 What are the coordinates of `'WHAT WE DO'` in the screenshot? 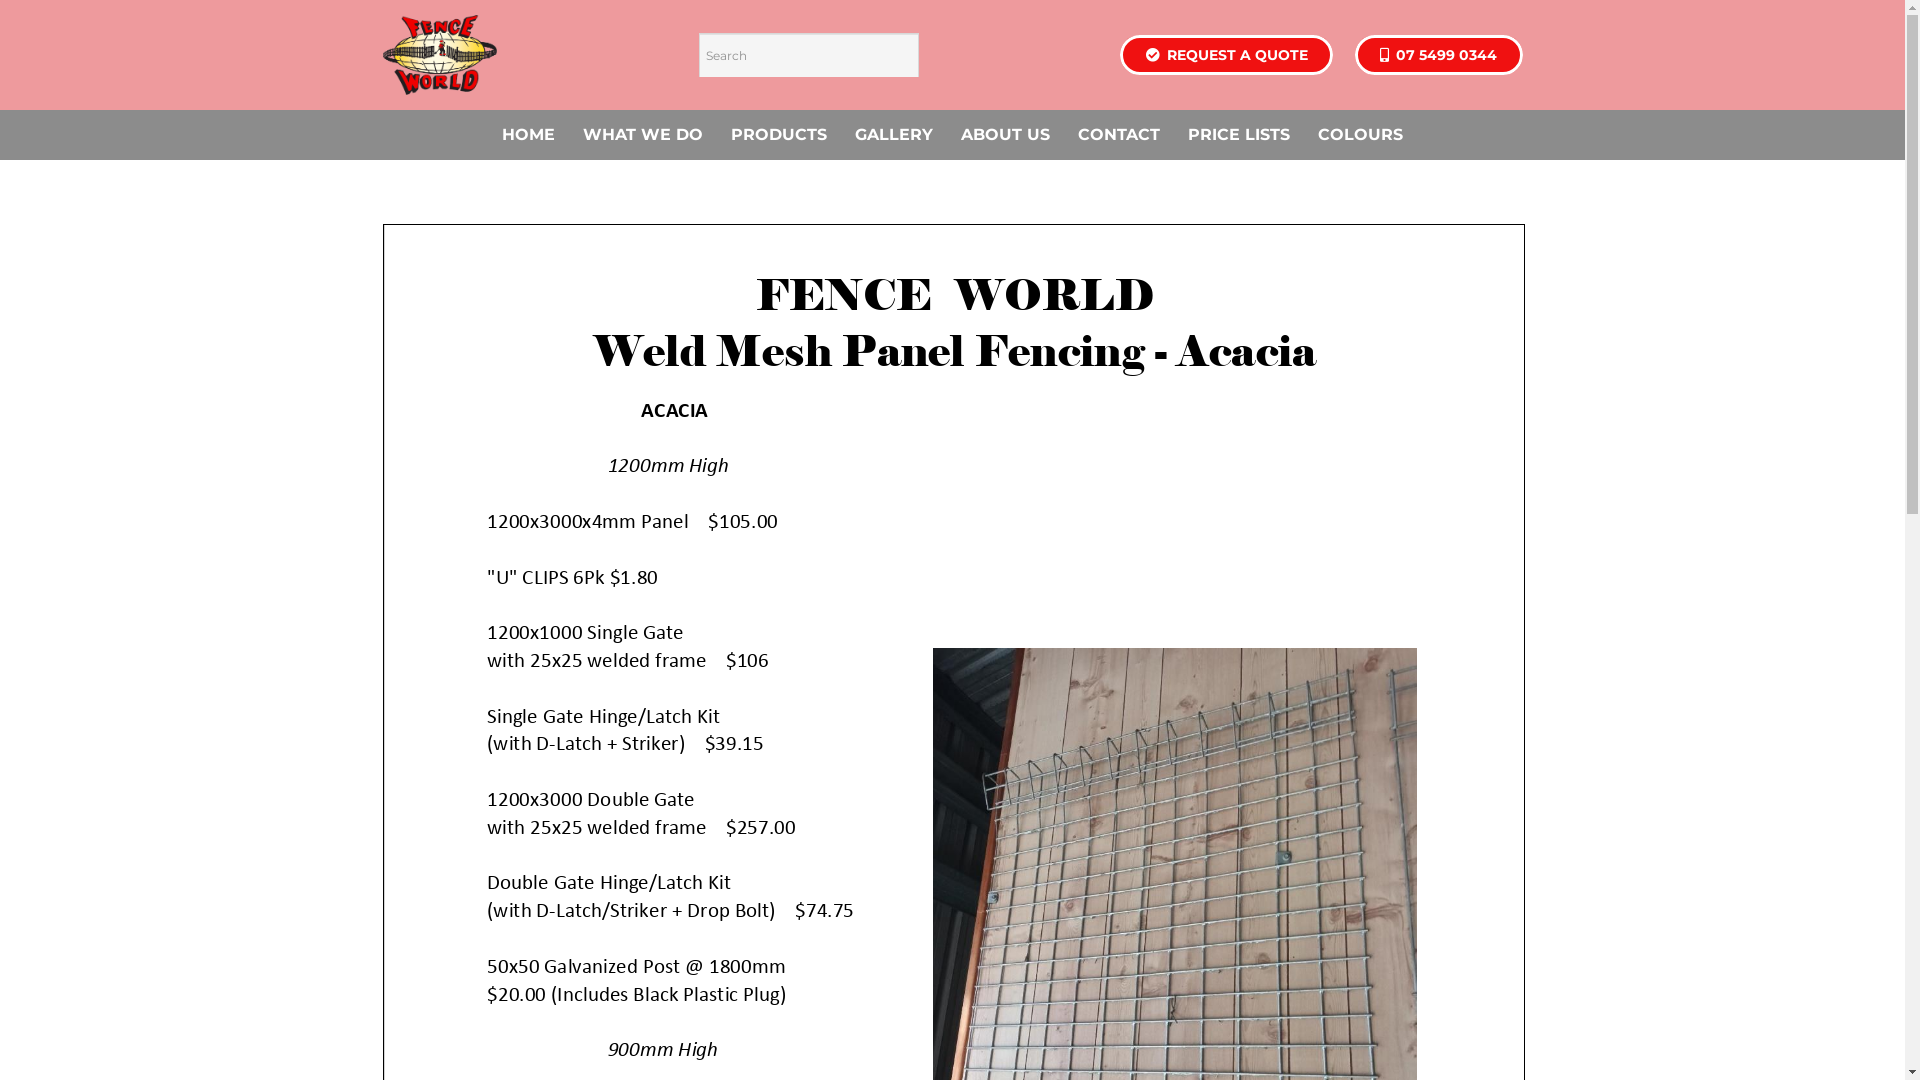 It's located at (643, 135).